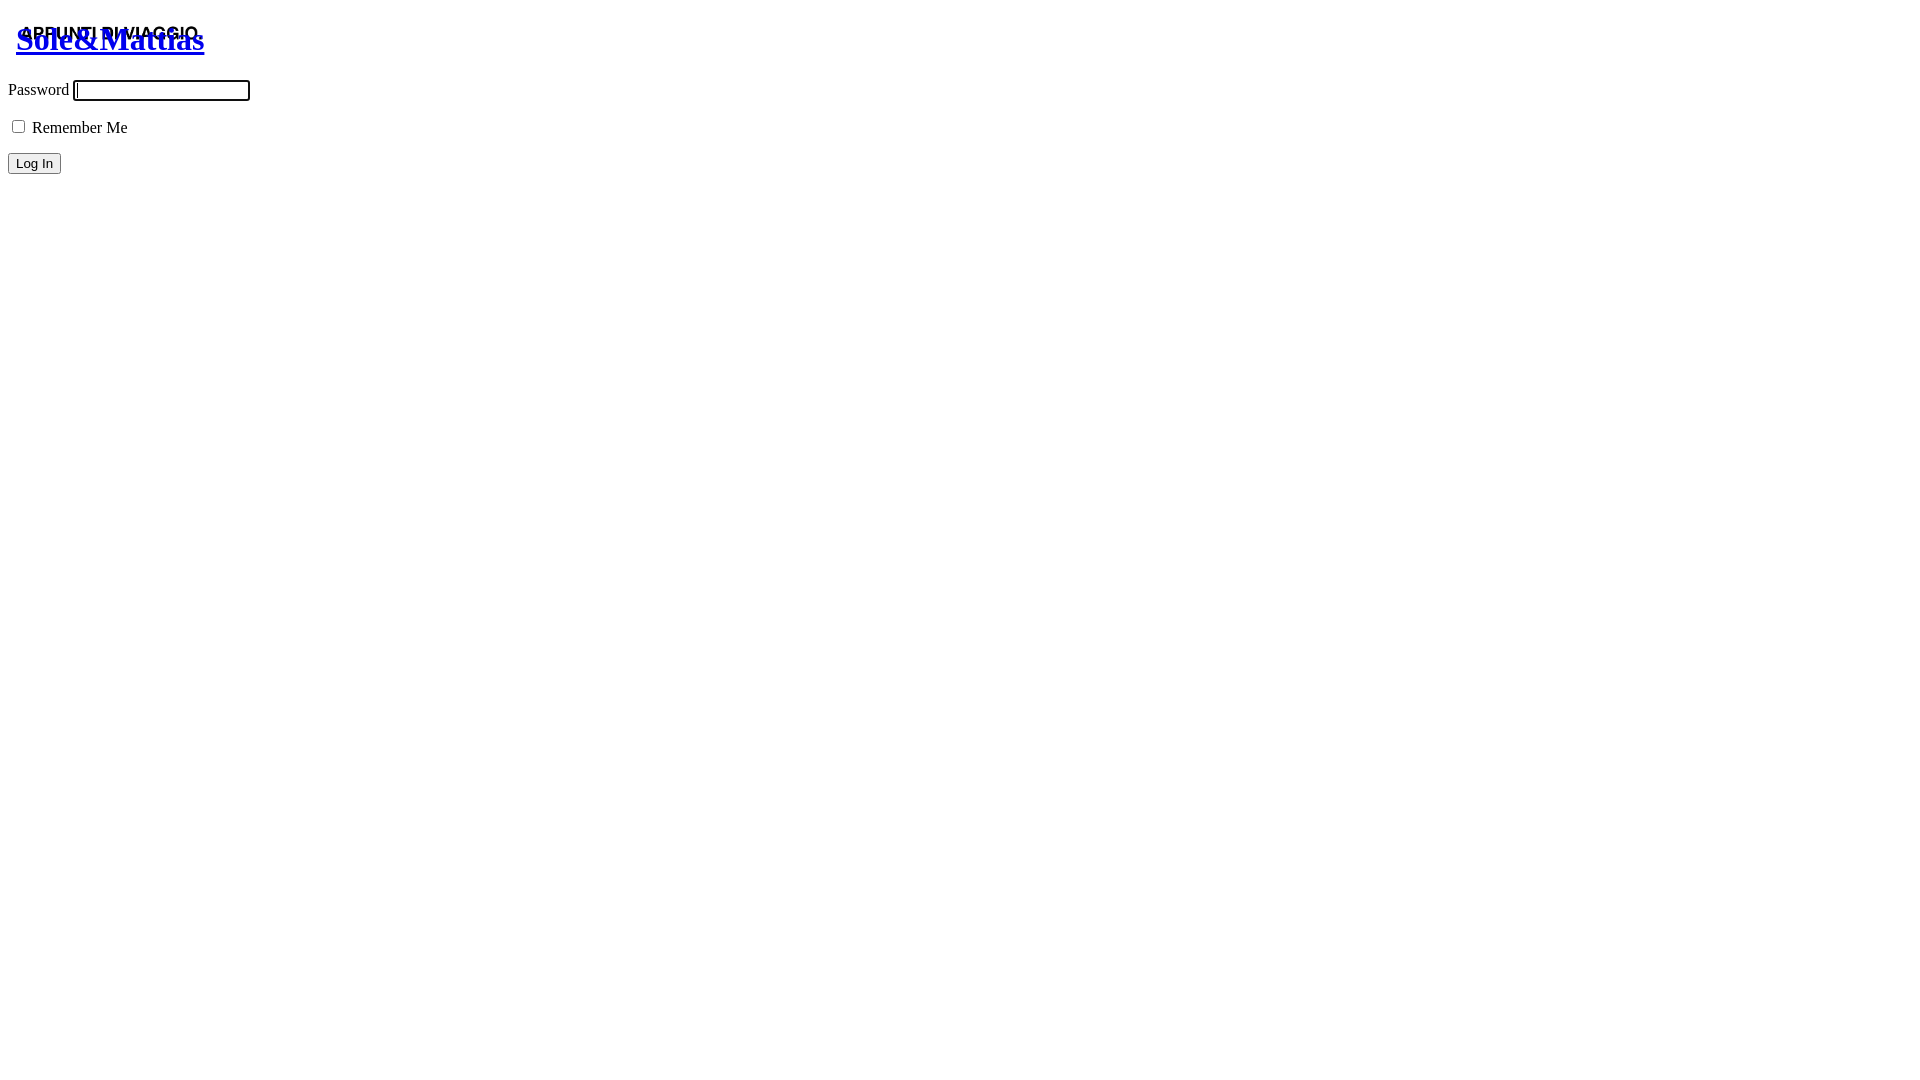  I want to click on 'Log In', so click(34, 162).